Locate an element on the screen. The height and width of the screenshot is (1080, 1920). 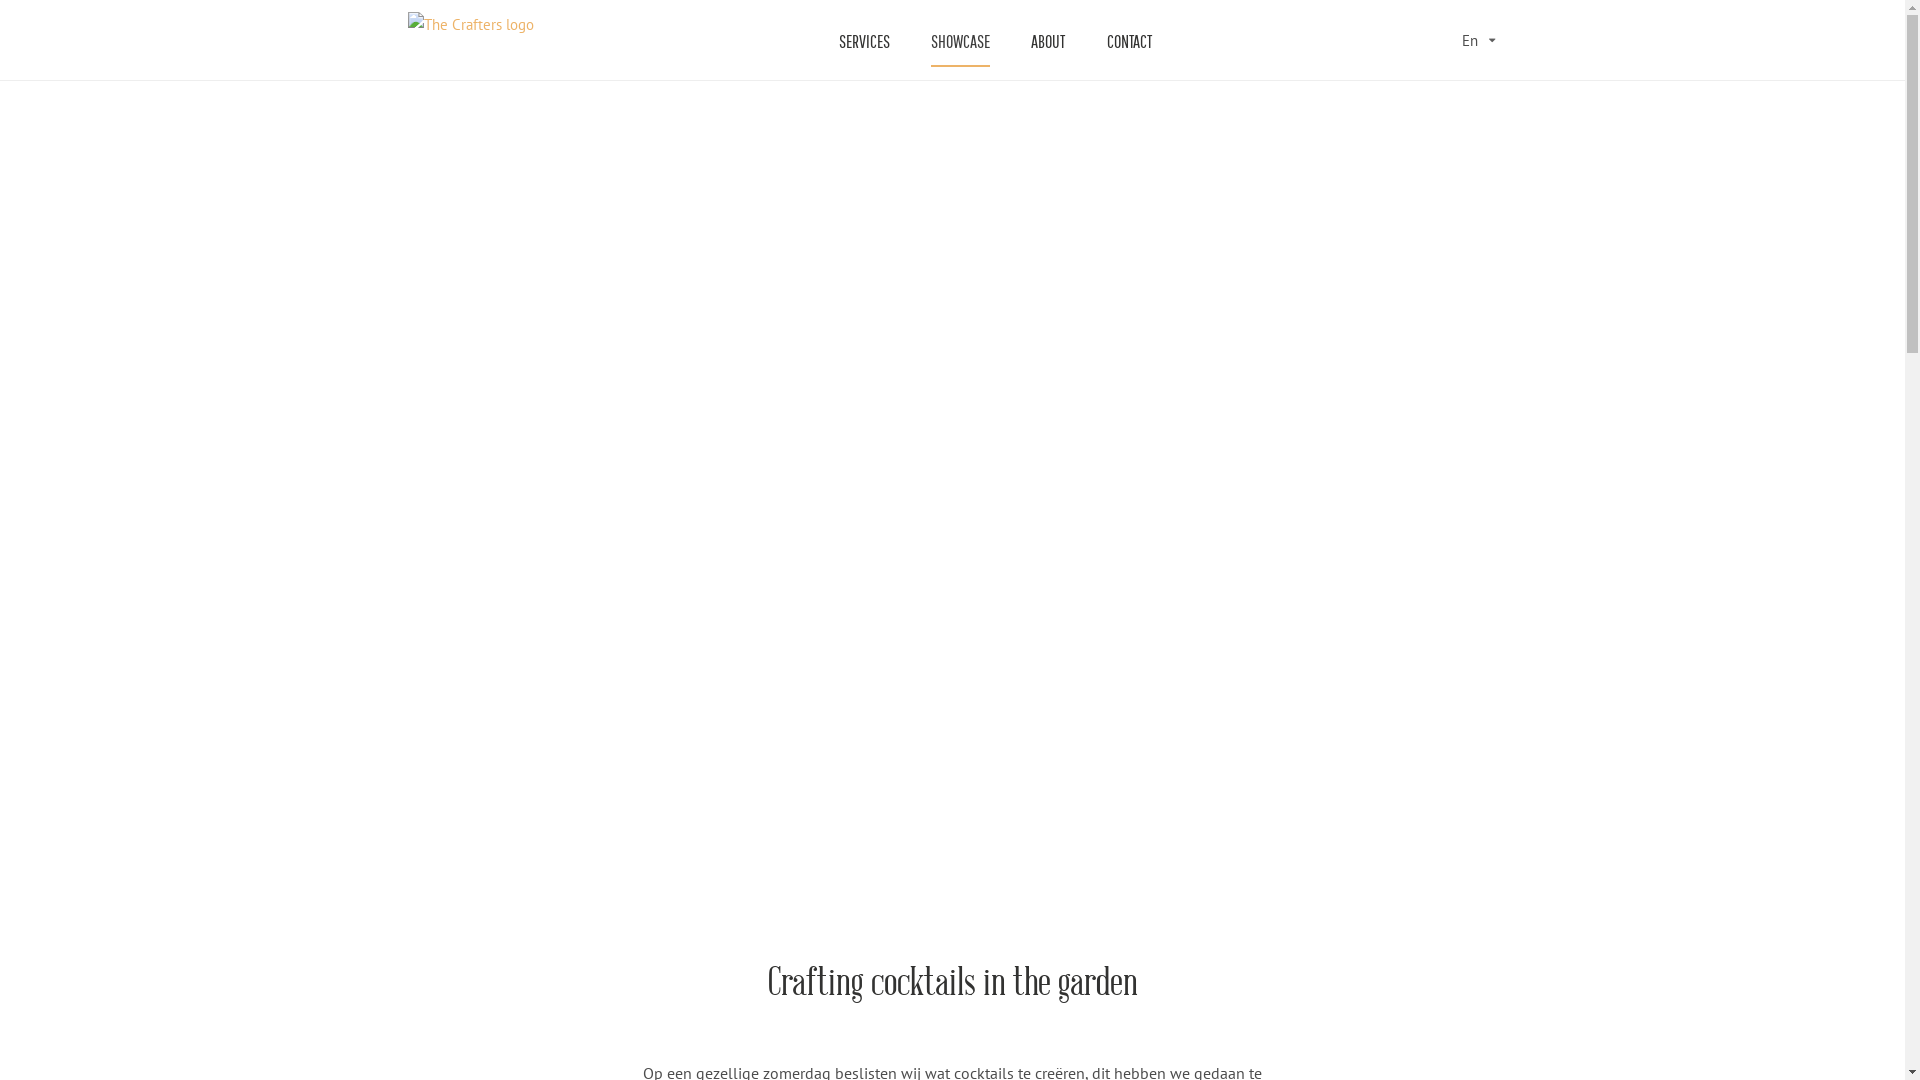
'CONTACT' is located at coordinates (1084, 41).